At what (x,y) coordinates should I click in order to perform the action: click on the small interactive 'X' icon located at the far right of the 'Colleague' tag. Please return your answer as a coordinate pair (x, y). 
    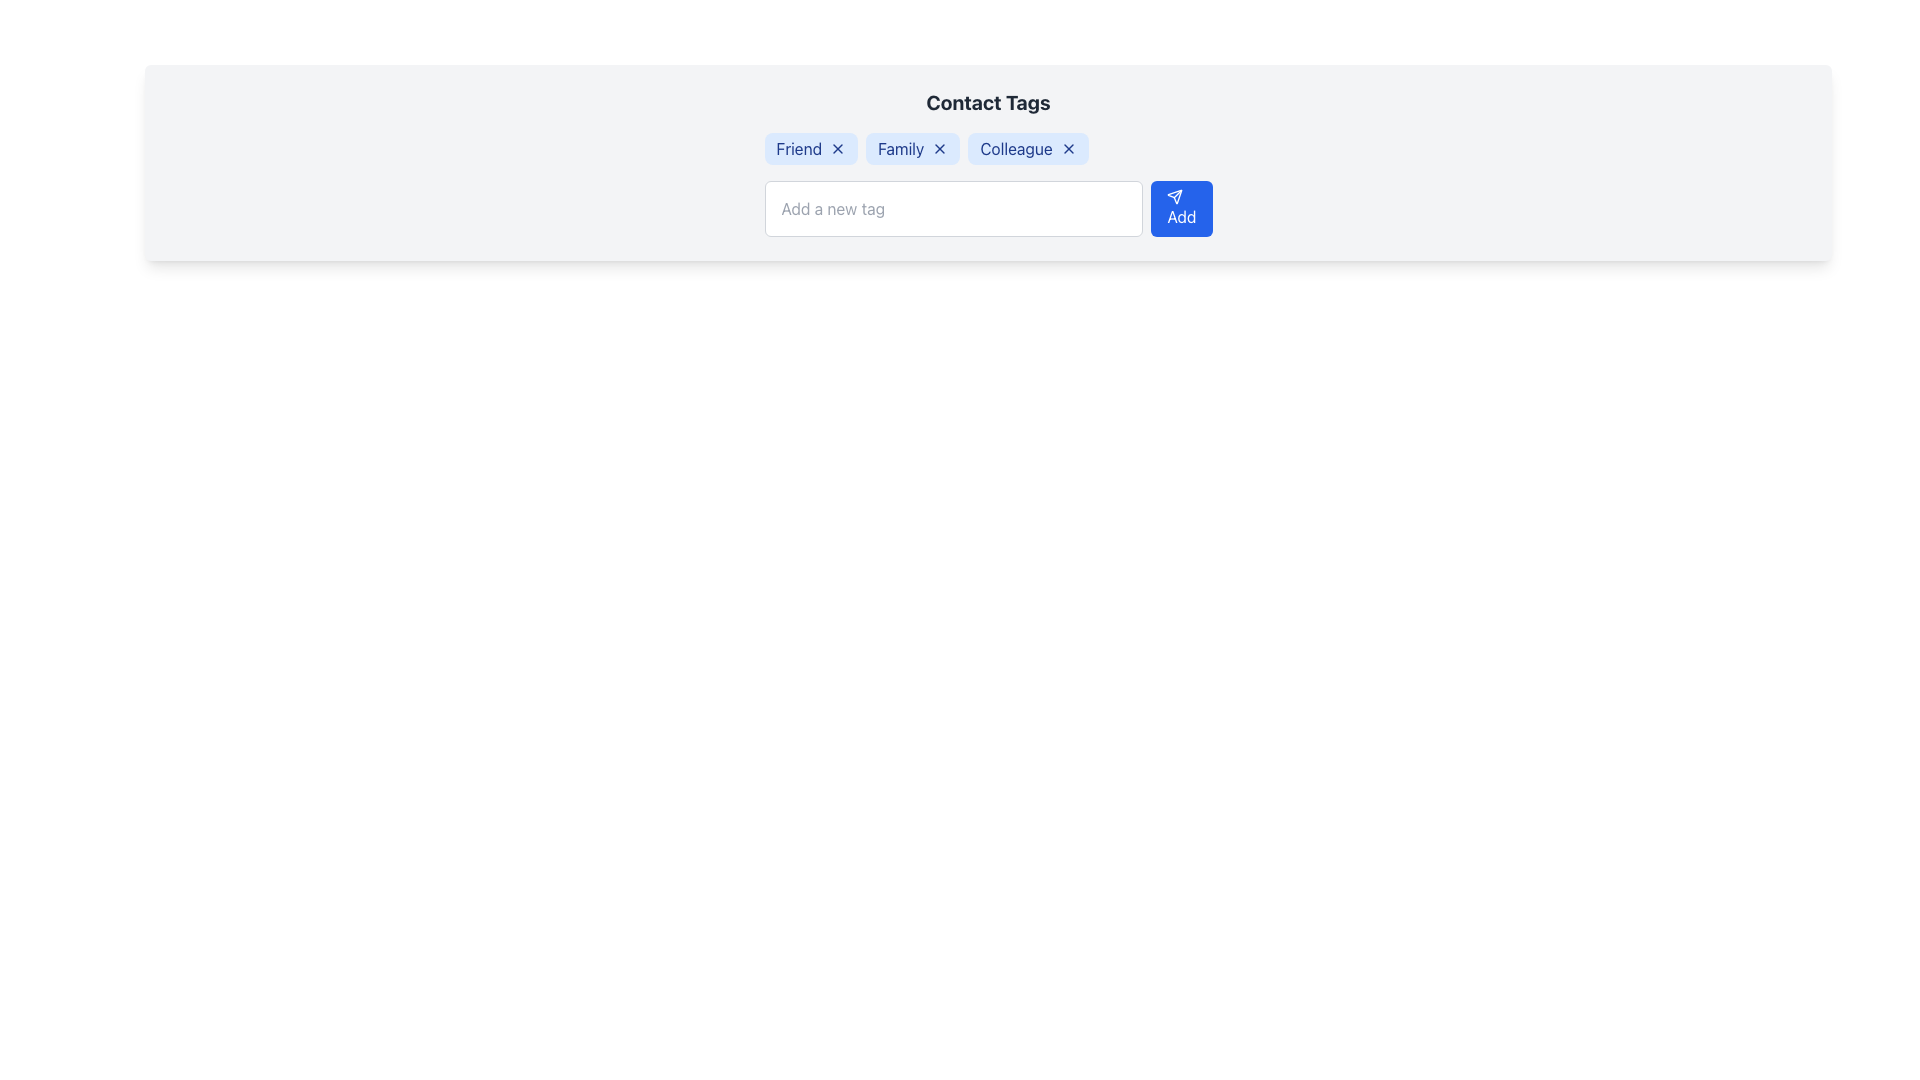
    Looking at the image, I should click on (1067, 148).